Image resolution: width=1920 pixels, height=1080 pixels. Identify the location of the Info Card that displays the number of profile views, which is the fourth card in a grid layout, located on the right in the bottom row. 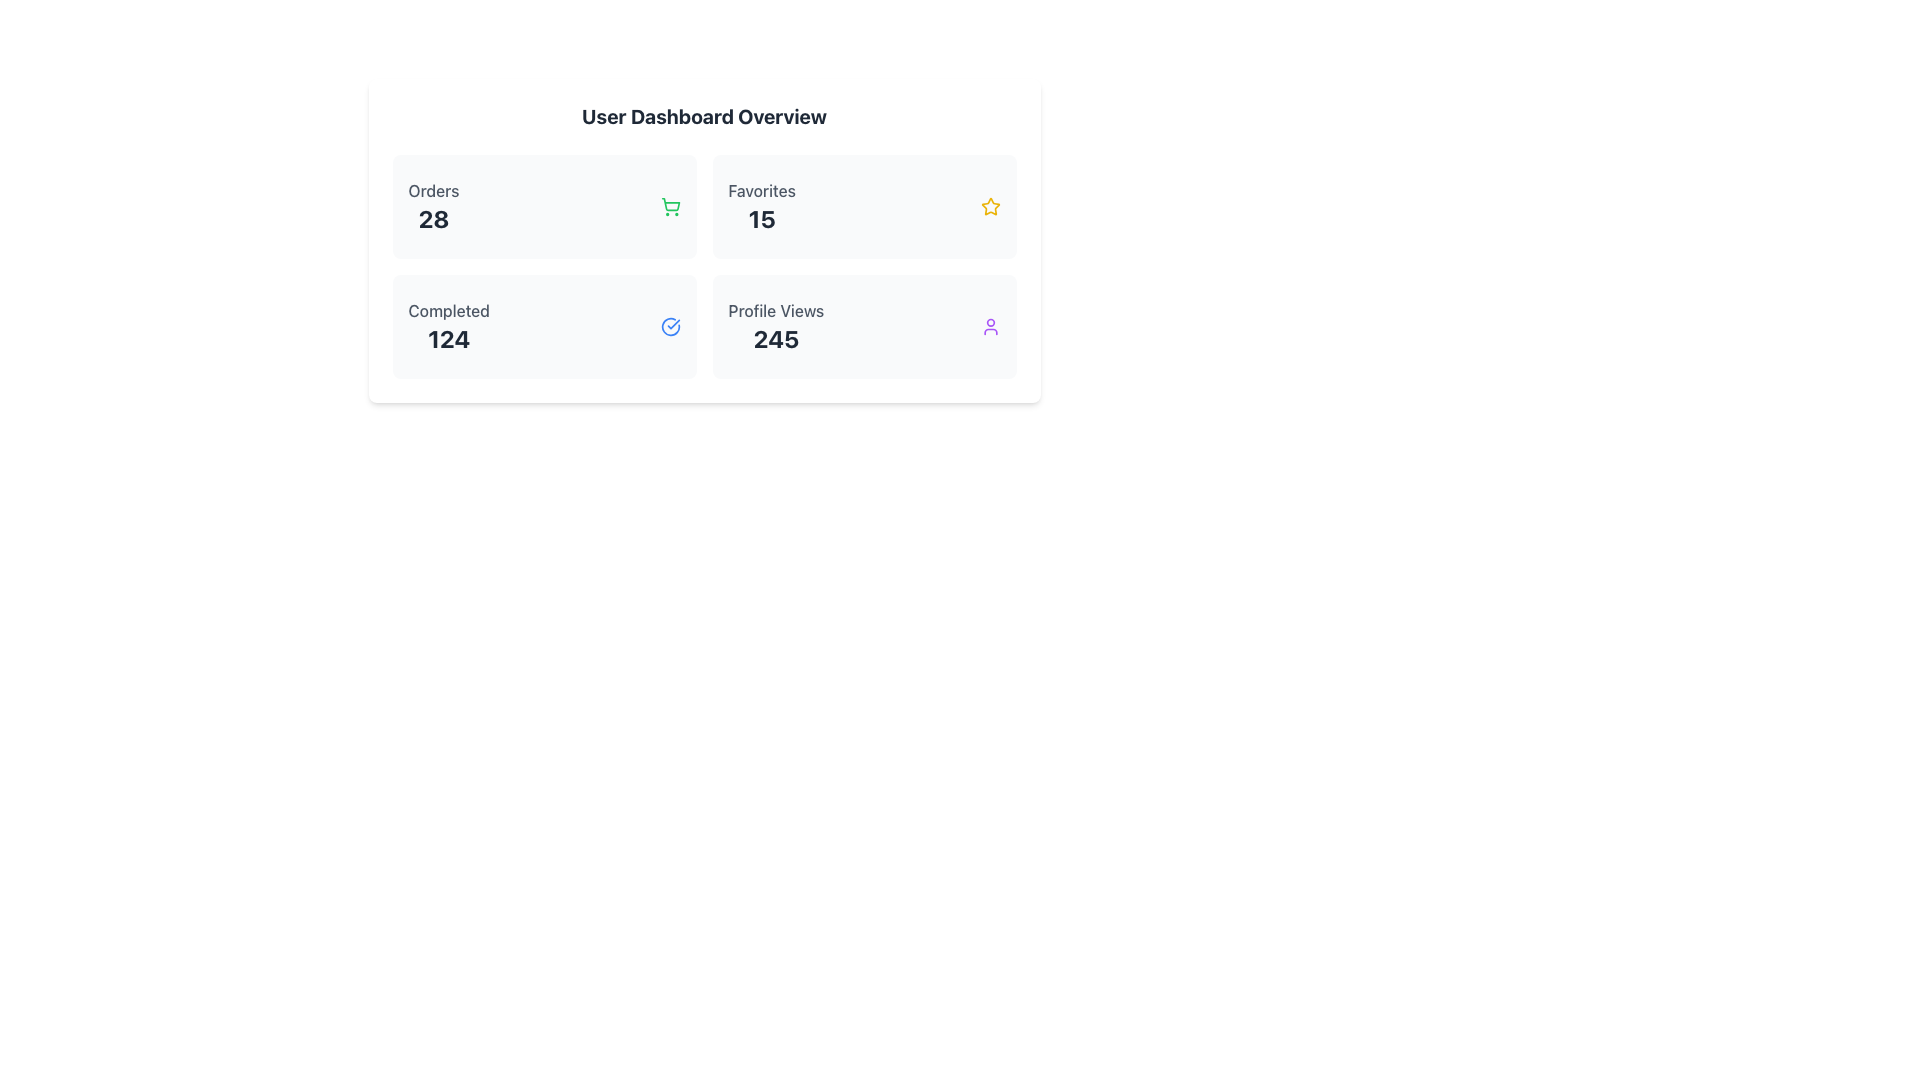
(864, 326).